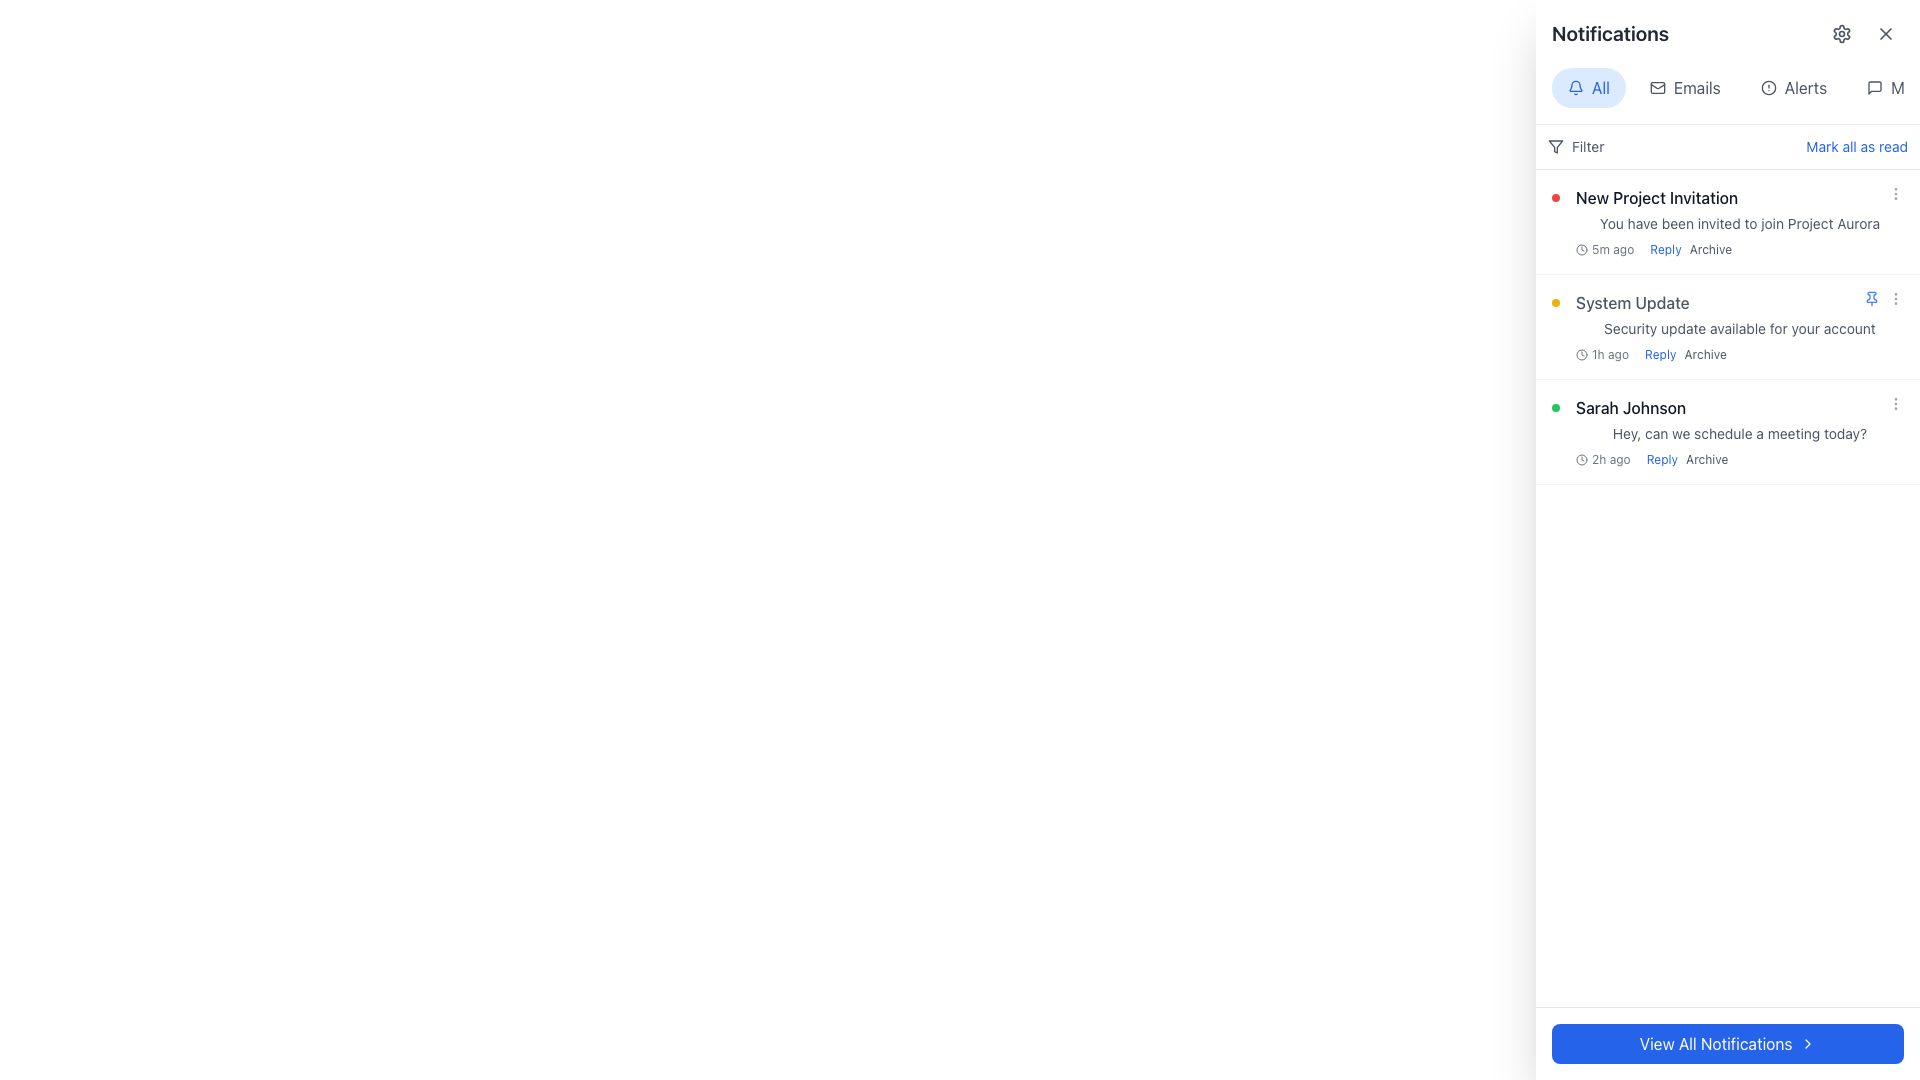 The width and height of the screenshot is (1920, 1080). What do you see at coordinates (1696, 87) in the screenshot?
I see `the 'Emails' text label in the notification area` at bounding box center [1696, 87].